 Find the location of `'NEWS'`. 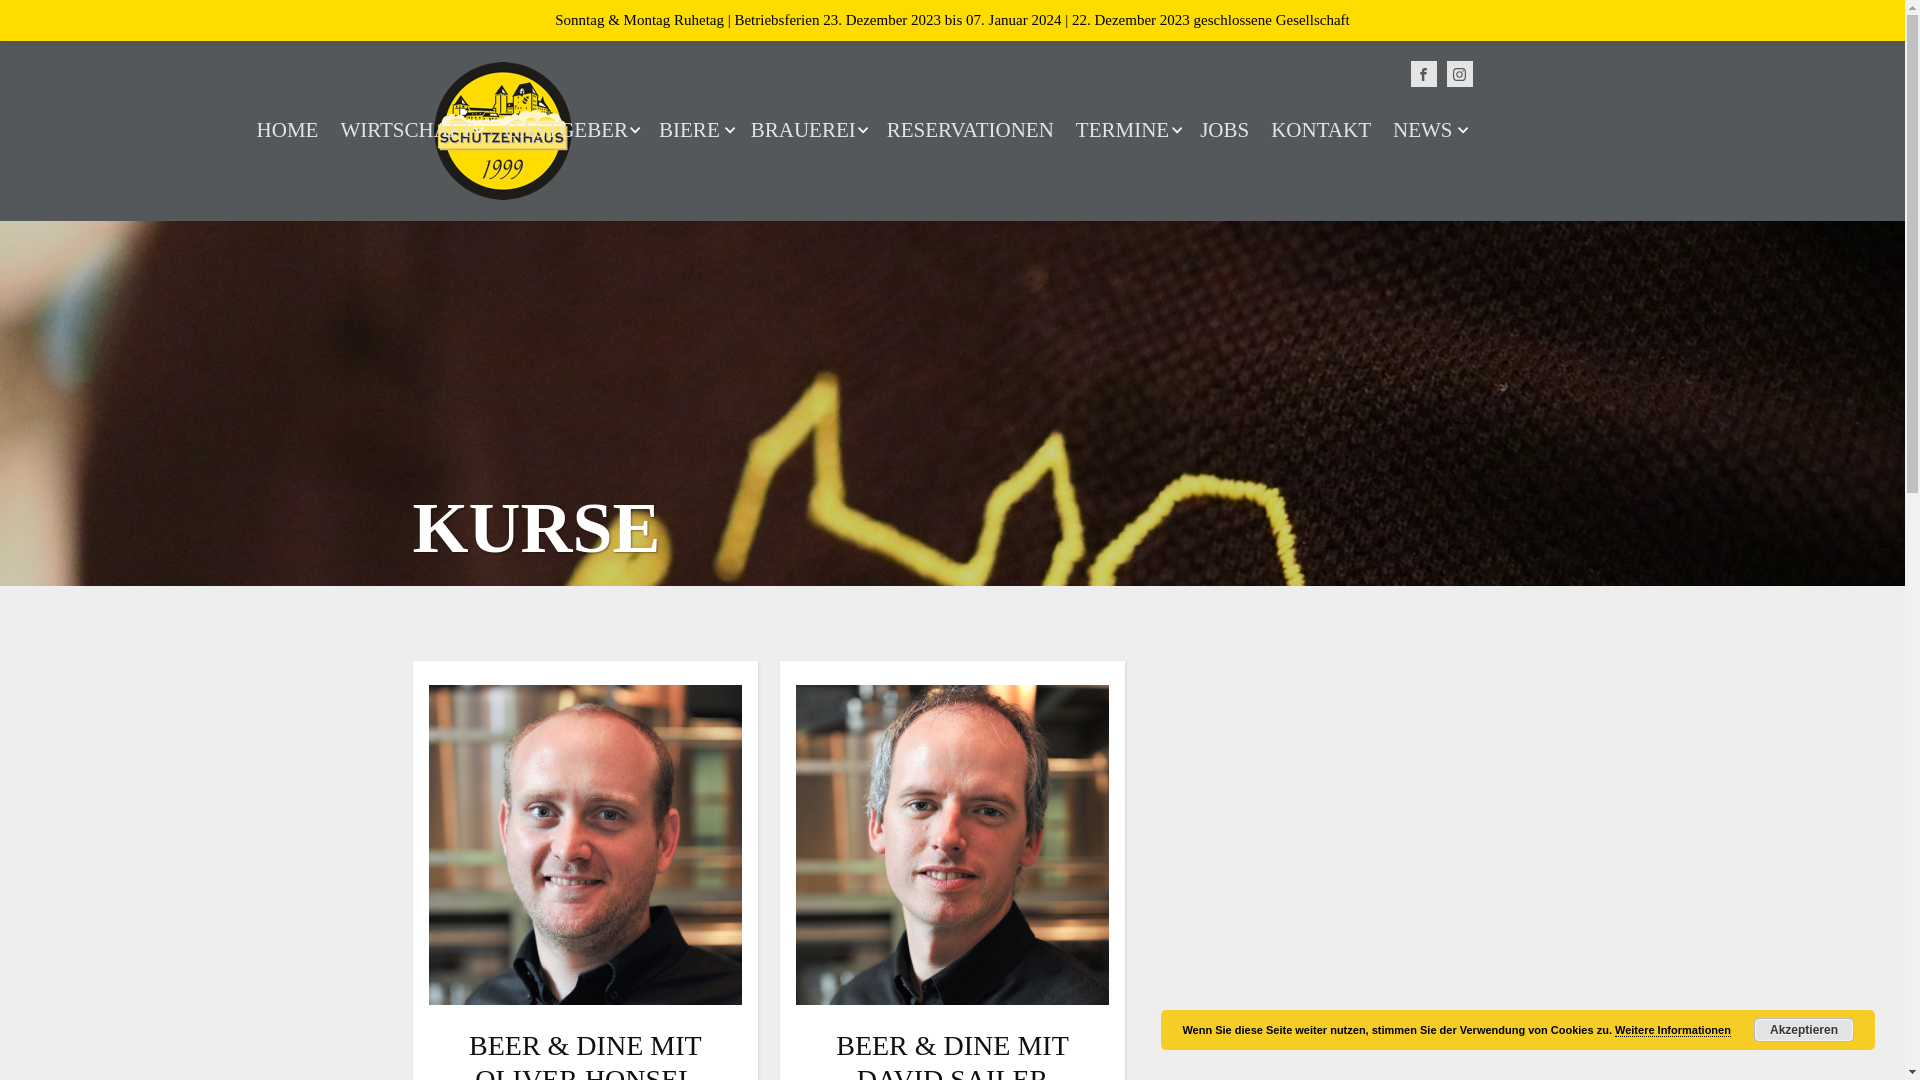

'NEWS' is located at coordinates (1381, 131).